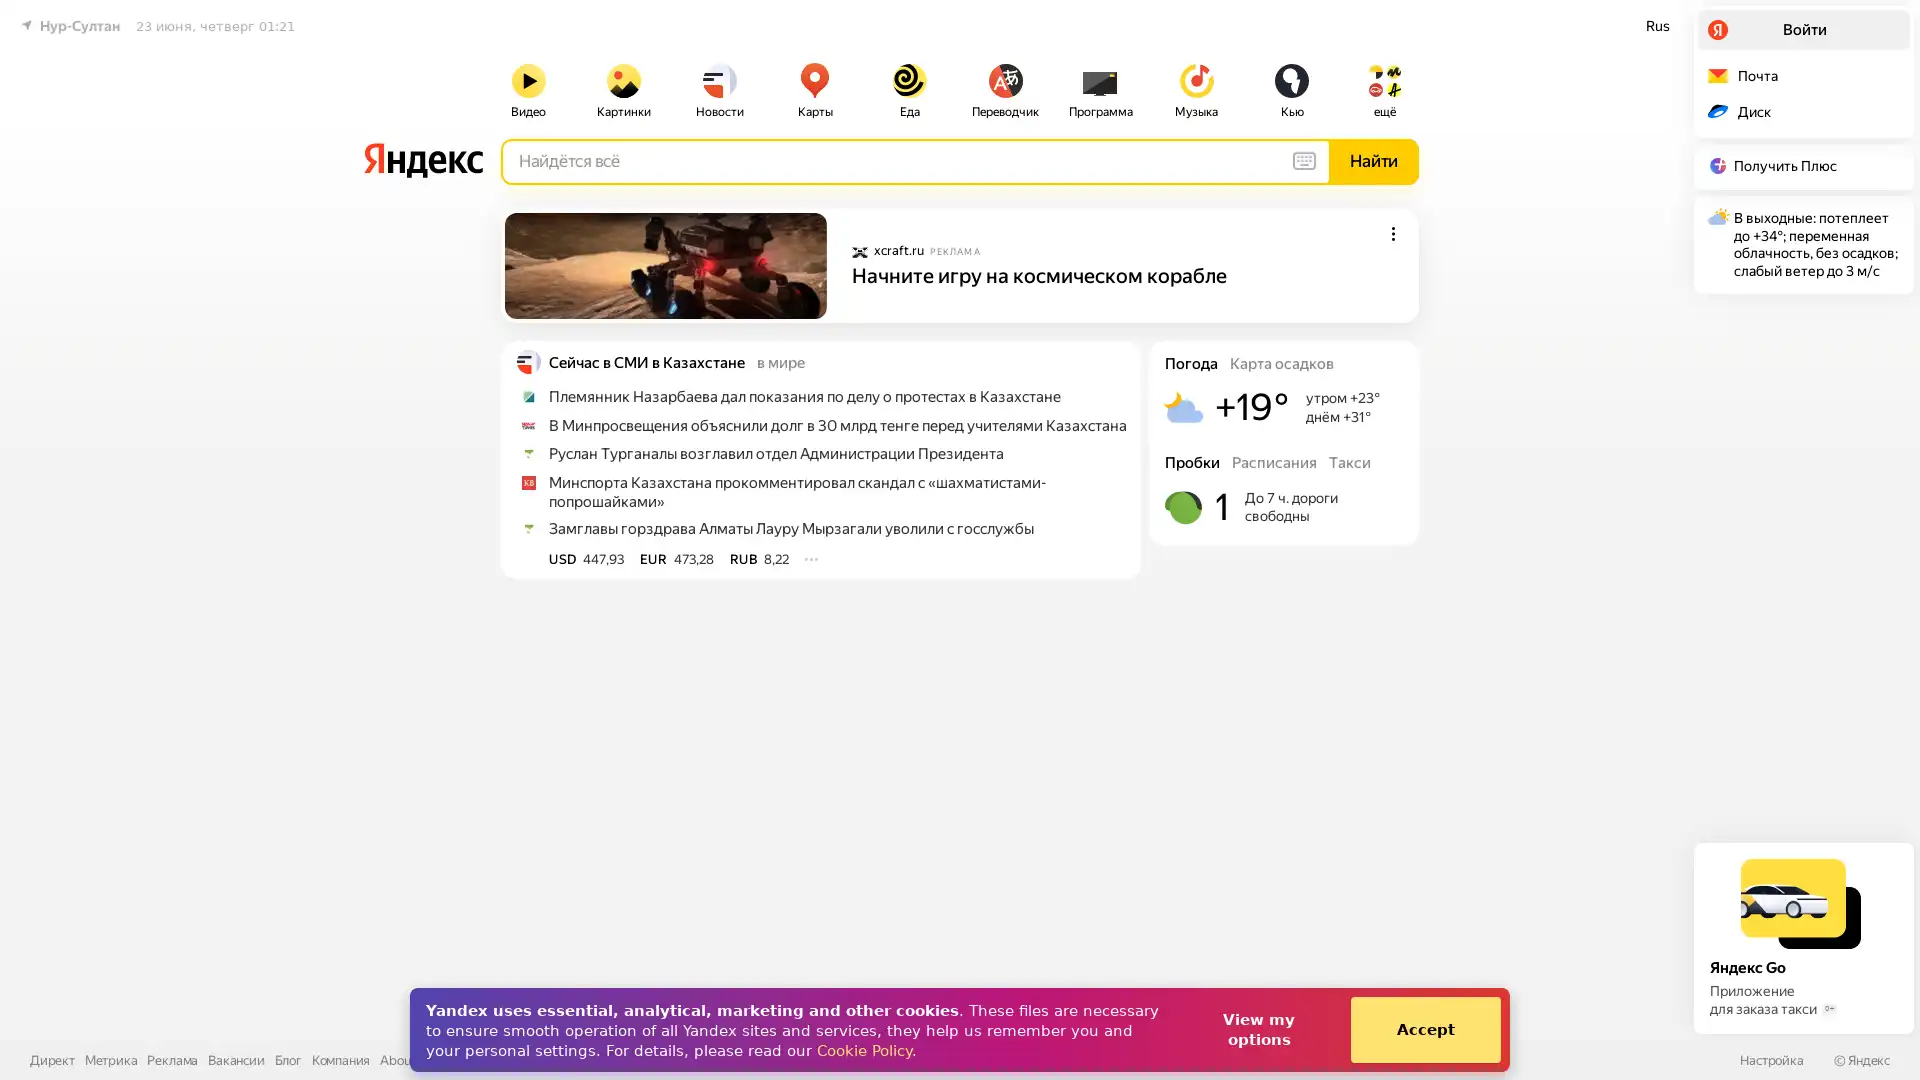 The height and width of the screenshot is (1080, 1920). Describe the element at coordinates (1424, 1029) in the screenshot. I see `Accept` at that location.